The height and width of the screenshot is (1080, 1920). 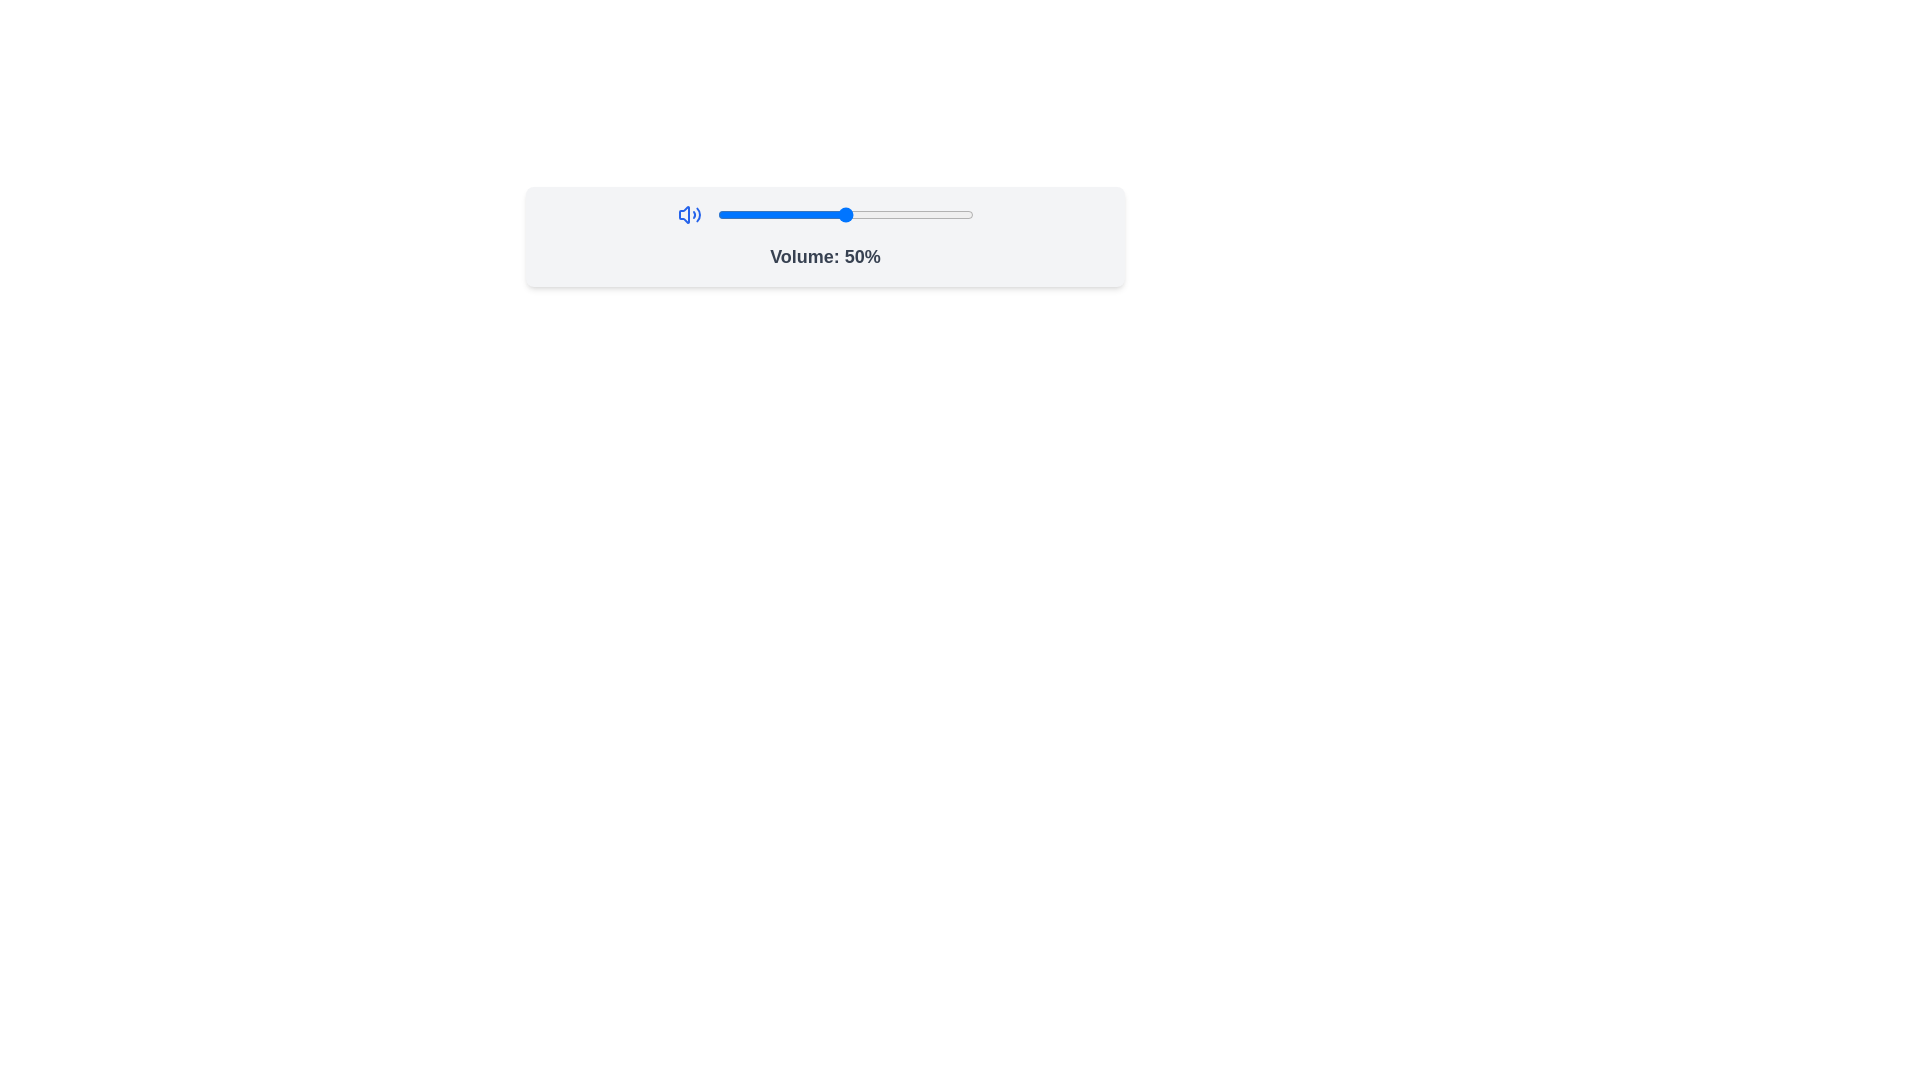 I want to click on the volume, so click(x=887, y=215).